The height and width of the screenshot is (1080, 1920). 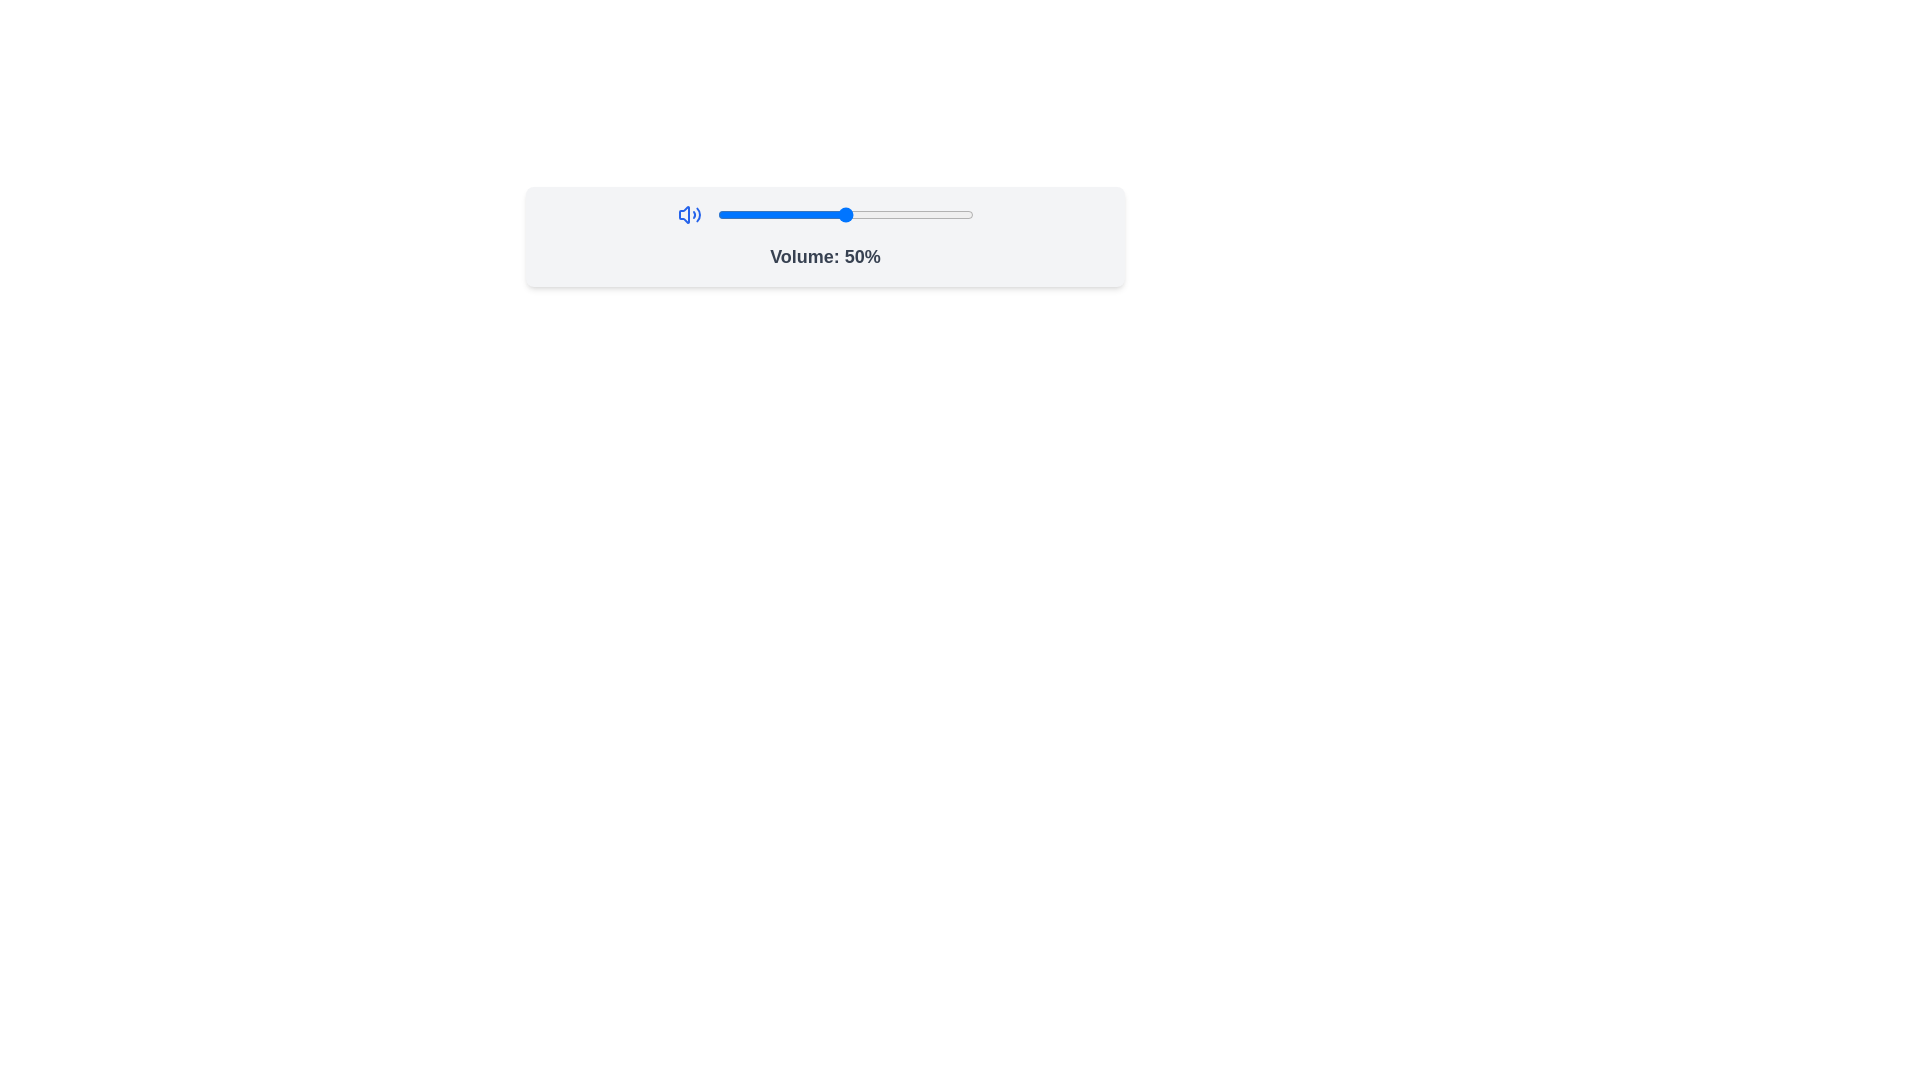 I want to click on the volume, so click(x=887, y=215).